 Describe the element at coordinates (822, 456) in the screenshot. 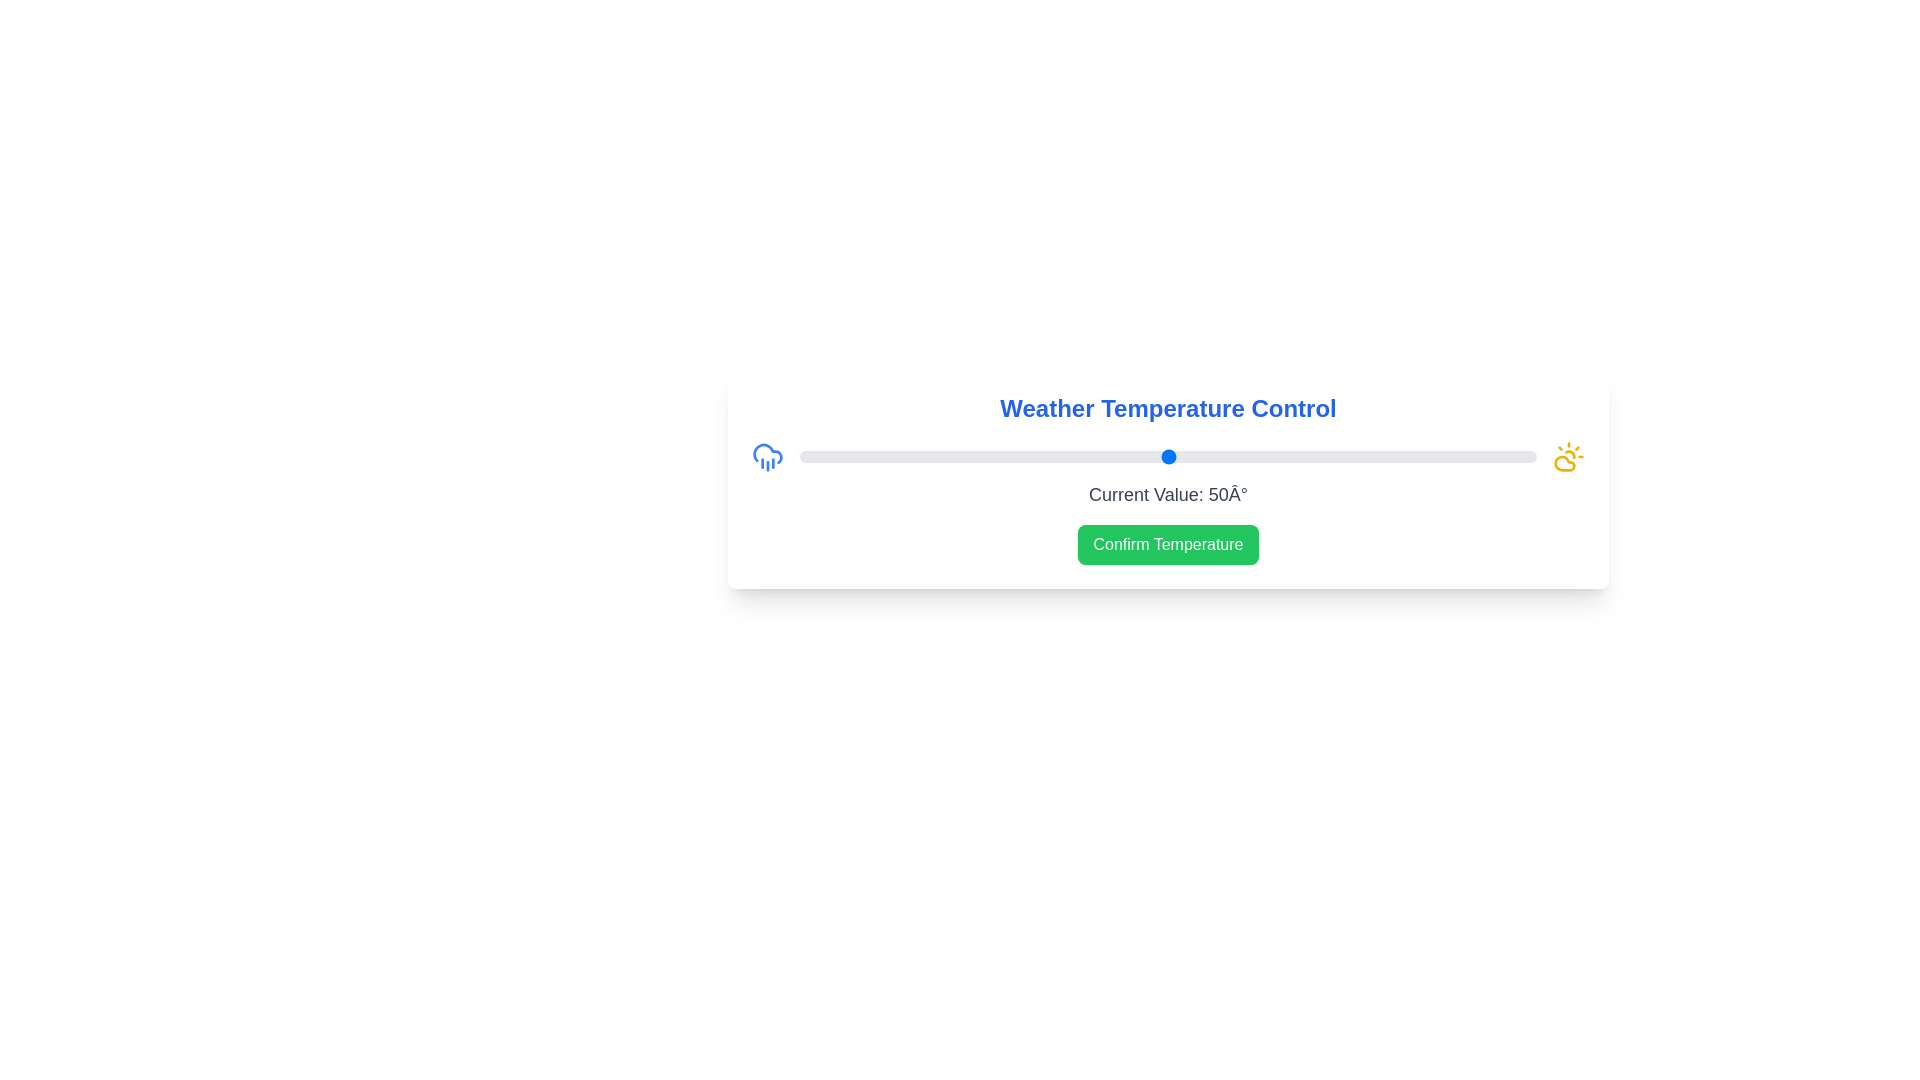

I see `the slider to set the temperature to 3°` at that location.